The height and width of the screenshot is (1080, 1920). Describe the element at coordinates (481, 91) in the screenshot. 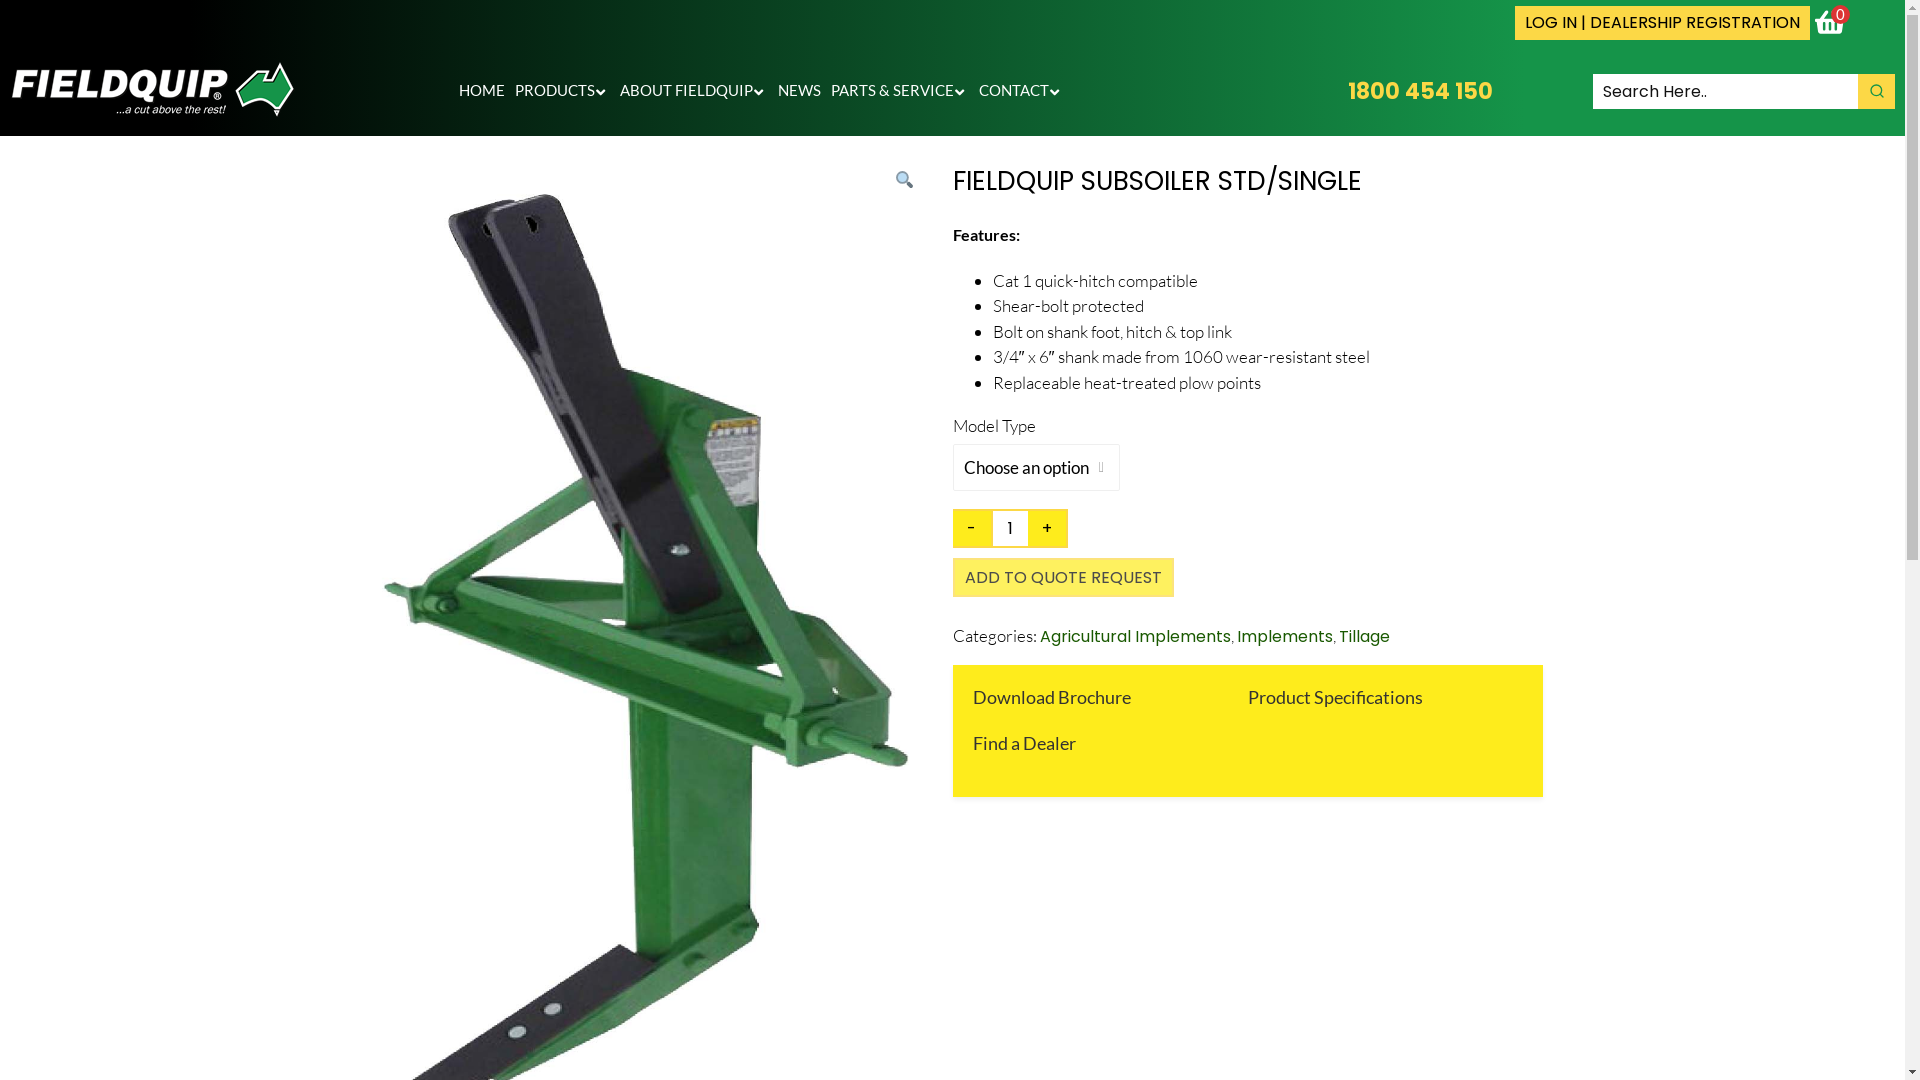

I see `'HOME'` at that location.